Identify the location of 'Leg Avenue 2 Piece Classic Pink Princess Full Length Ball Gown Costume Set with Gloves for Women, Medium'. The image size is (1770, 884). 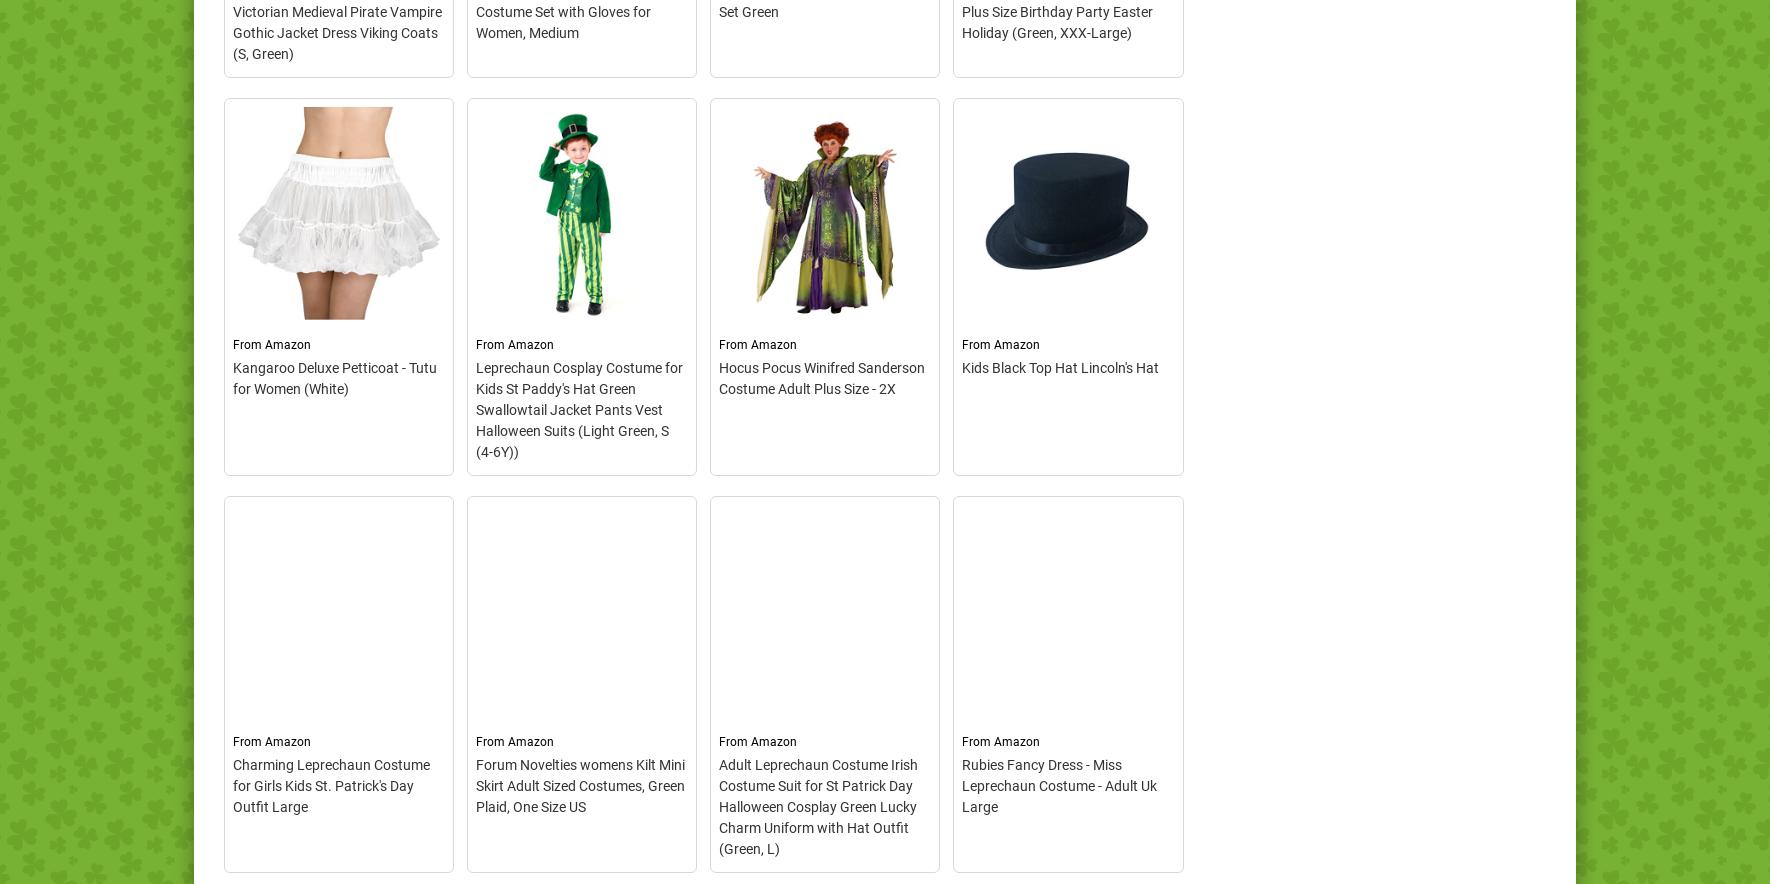
(578, 226).